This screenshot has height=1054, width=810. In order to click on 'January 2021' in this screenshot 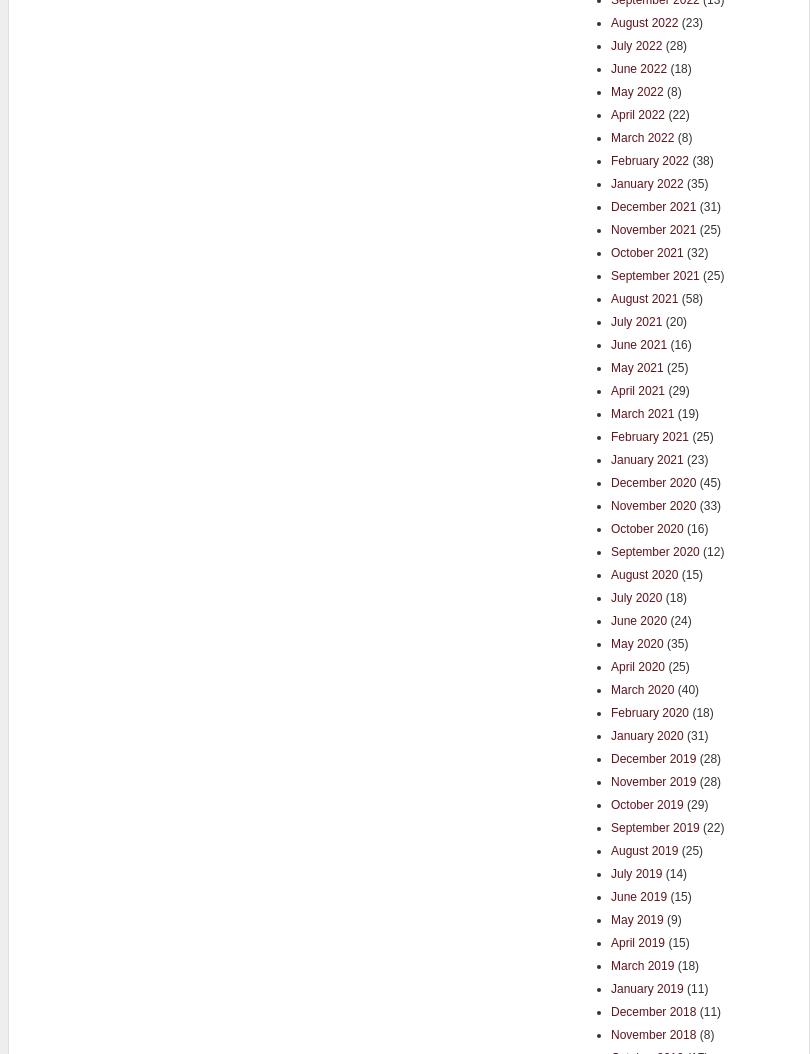, I will do `click(646, 459)`.